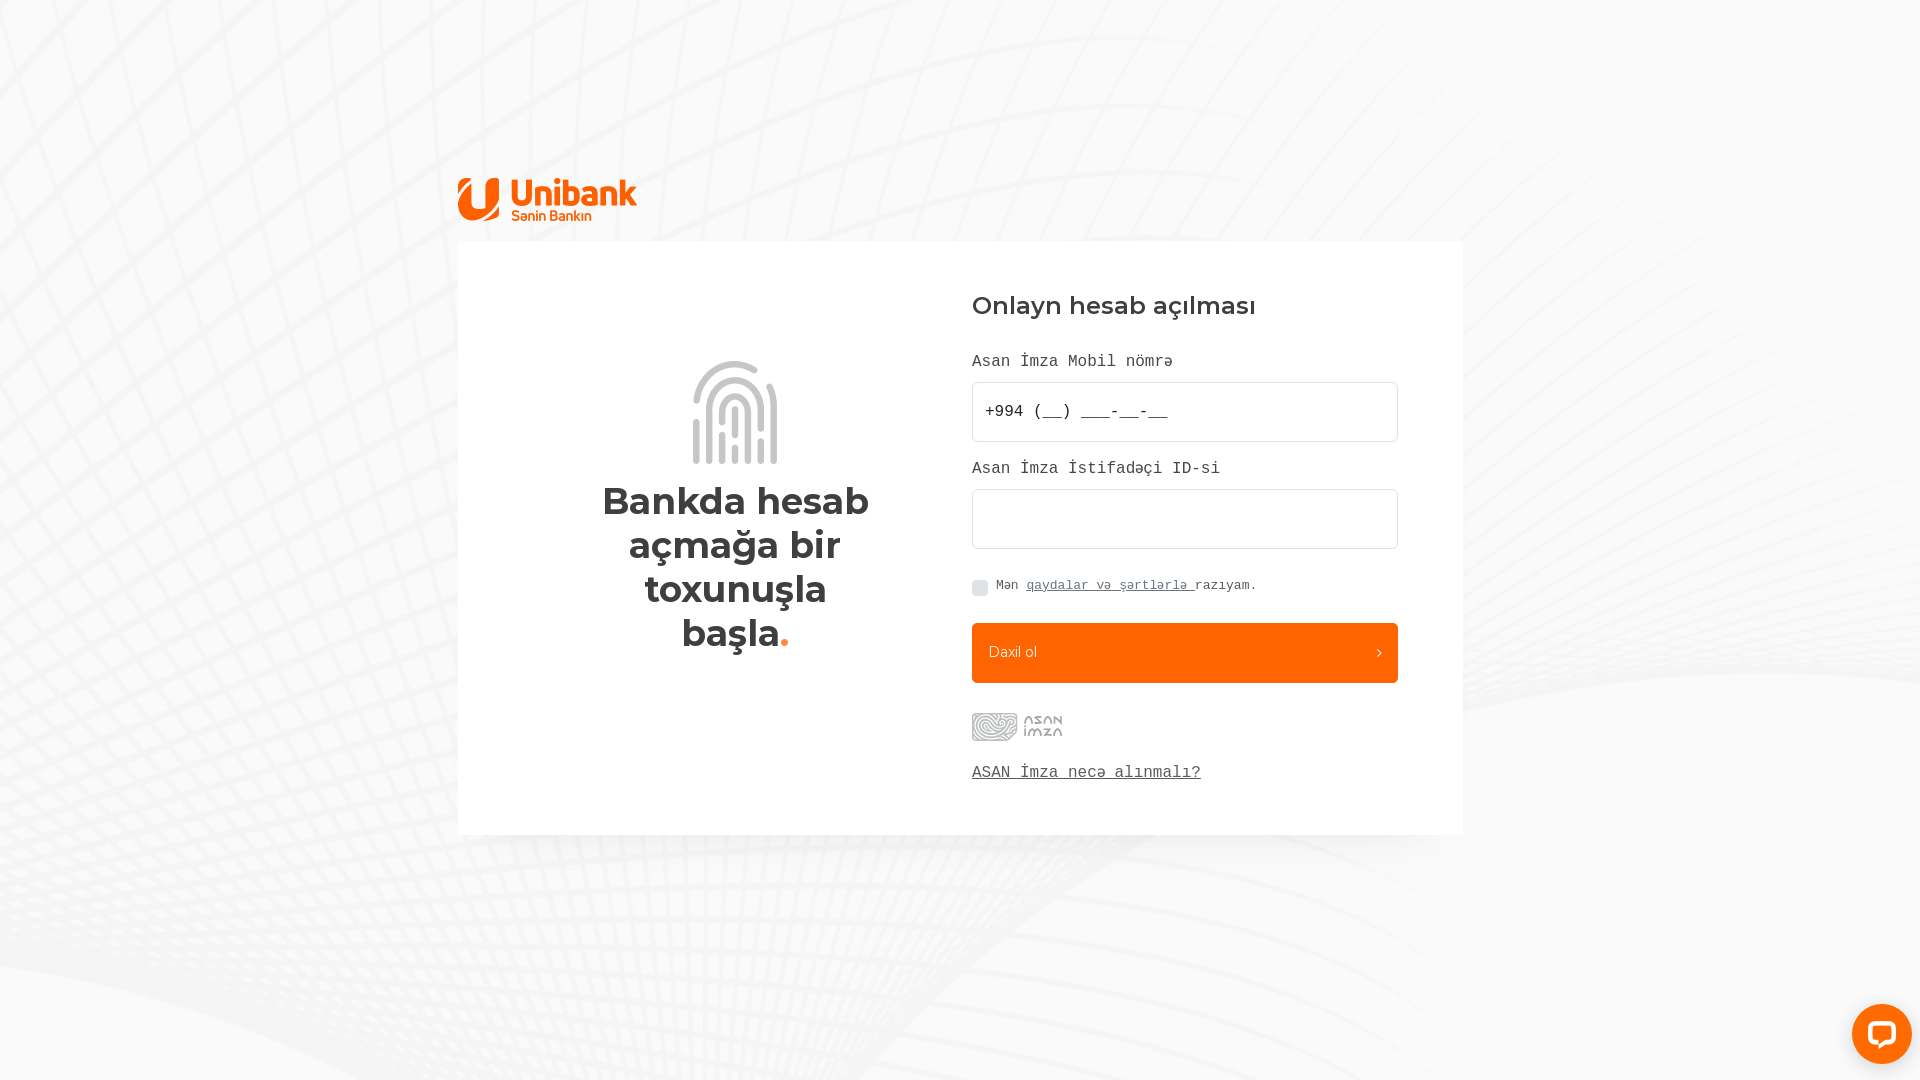 Image resolution: width=1920 pixels, height=1080 pixels. I want to click on 'Daxil ol', so click(1185, 651).